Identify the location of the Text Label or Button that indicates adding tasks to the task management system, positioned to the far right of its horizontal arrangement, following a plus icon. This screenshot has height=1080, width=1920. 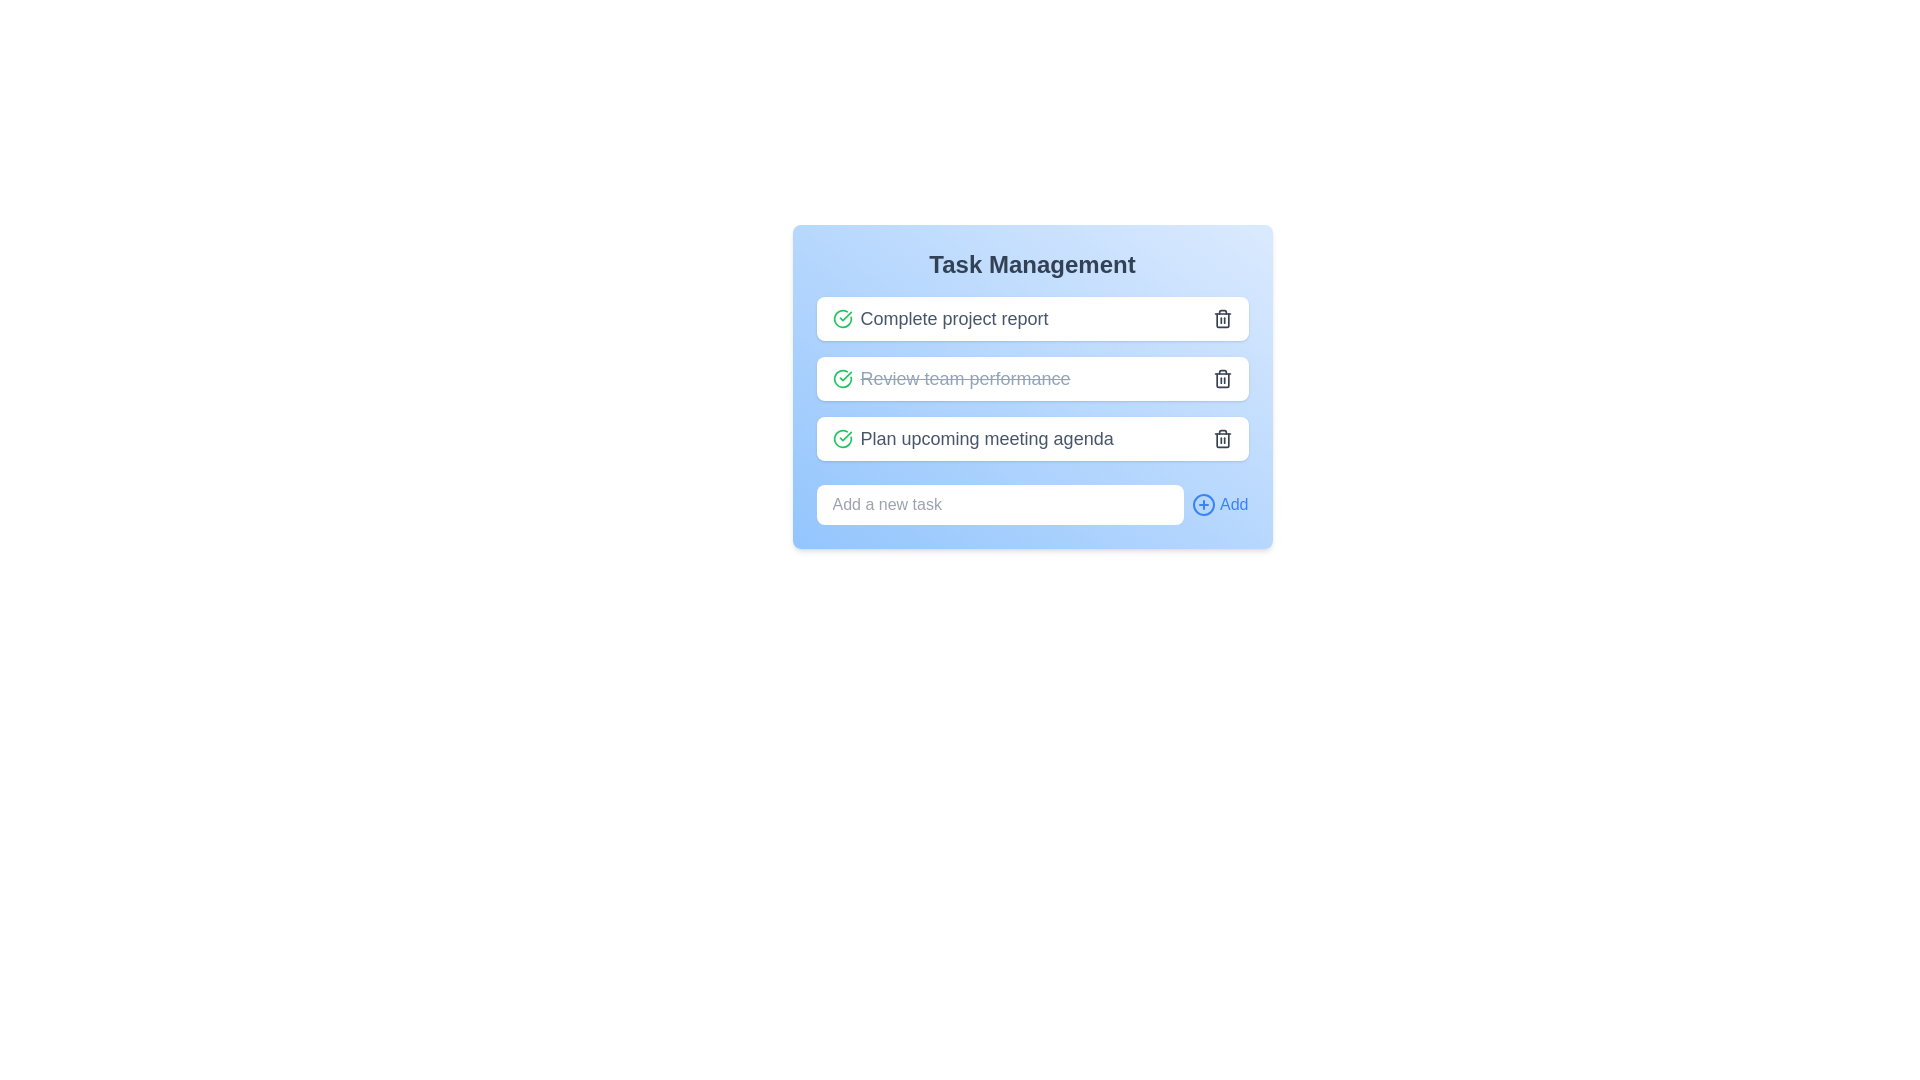
(1233, 504).